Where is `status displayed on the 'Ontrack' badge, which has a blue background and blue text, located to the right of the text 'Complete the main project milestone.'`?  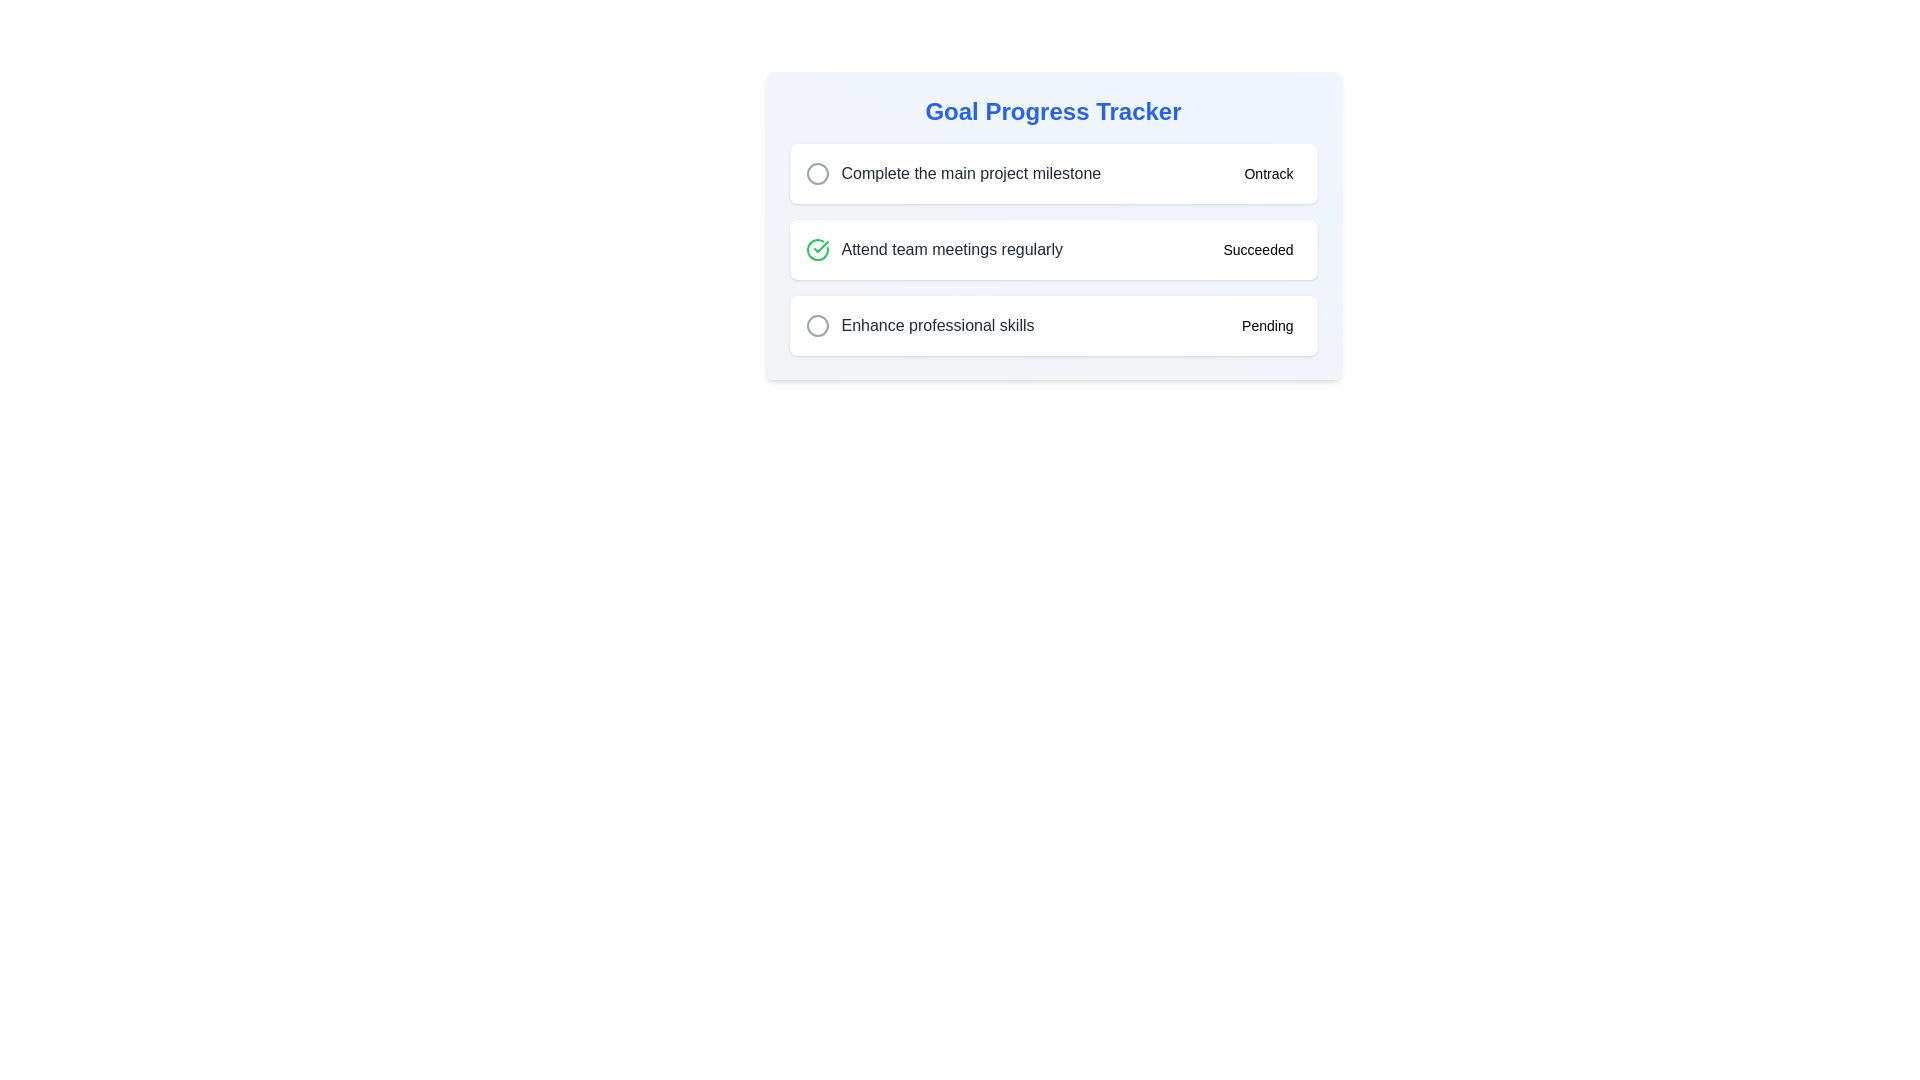 status displayed on the 'Ontrack' badge, which has a blue background and blue text, located to the right of the text 'Complete the main project milestone.' is located at coordinates (1267, 172).